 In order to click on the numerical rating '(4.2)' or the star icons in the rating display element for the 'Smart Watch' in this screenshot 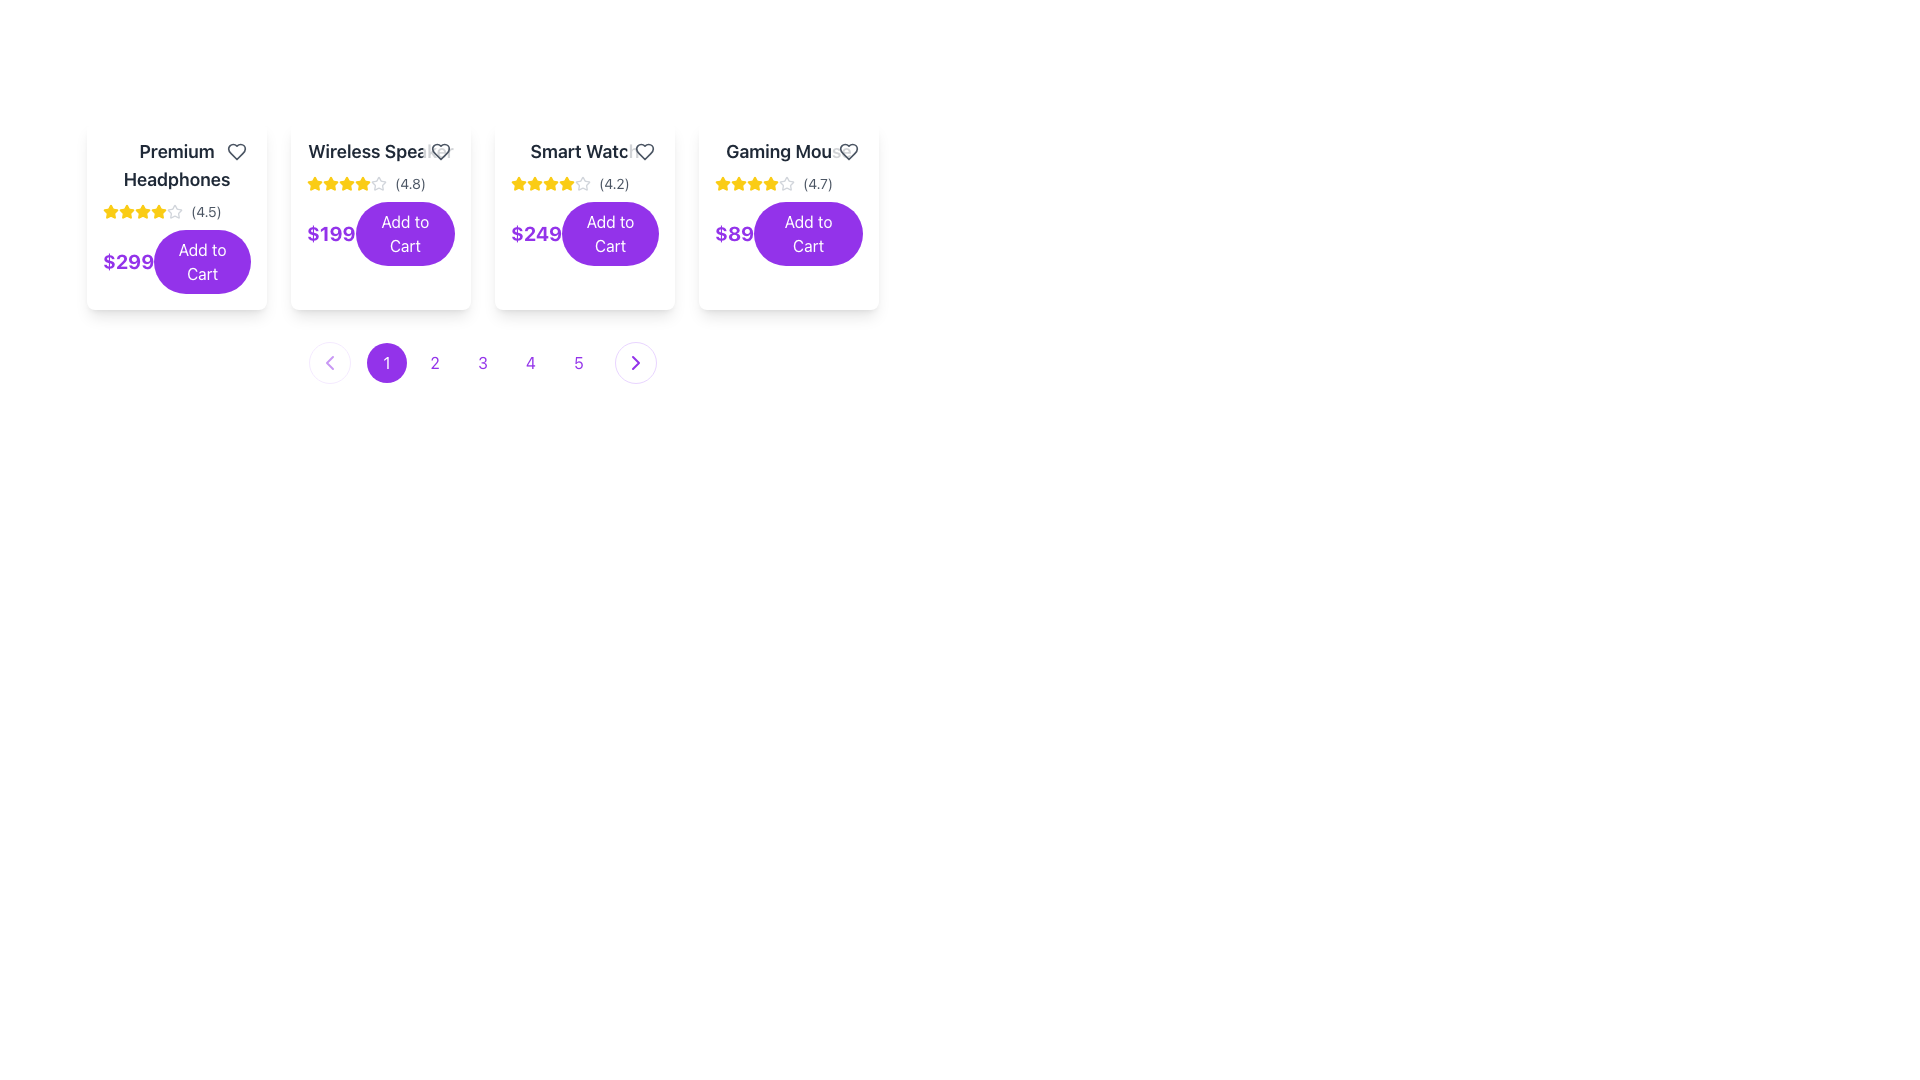, I will do `click(584, 184)`.